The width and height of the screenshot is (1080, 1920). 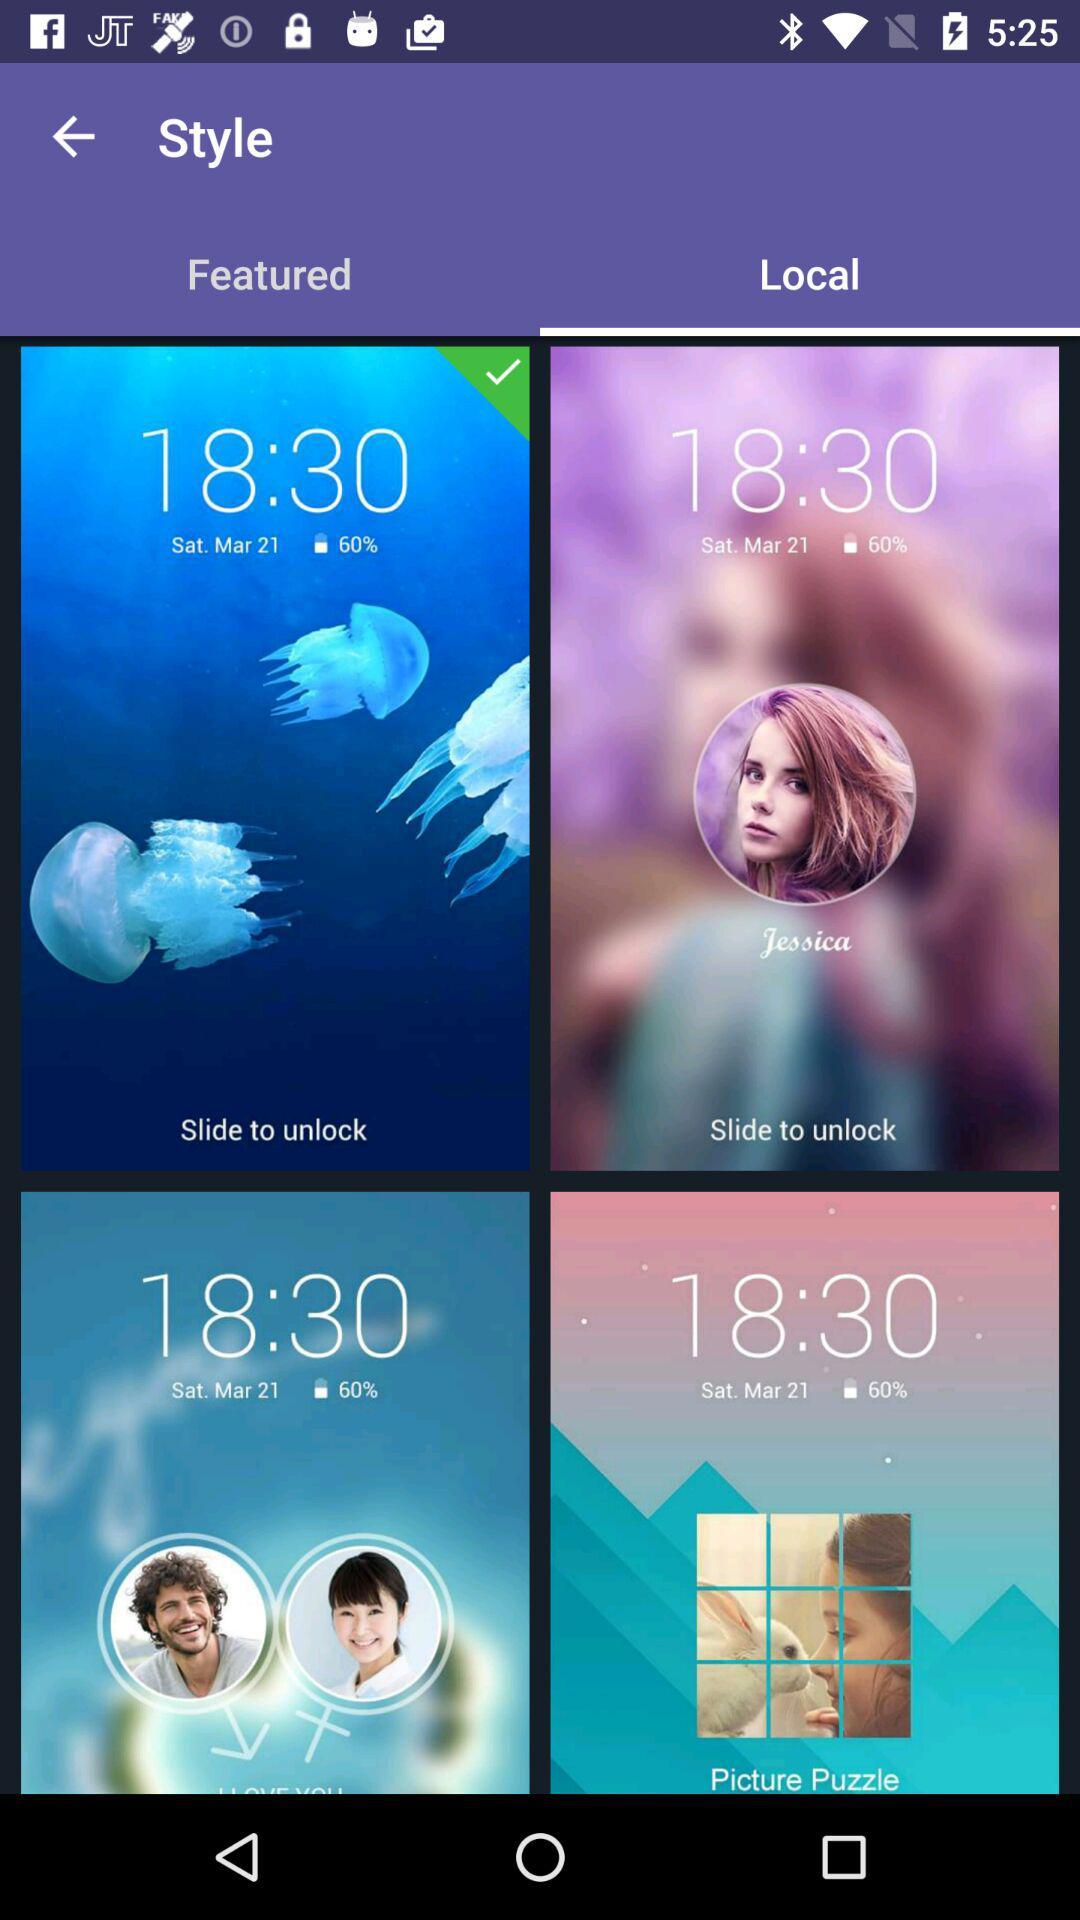 What do you see at coordinates (72, 135) in the screenshot?
I see `the icon next to the style app` at bounding box center [72, 135].